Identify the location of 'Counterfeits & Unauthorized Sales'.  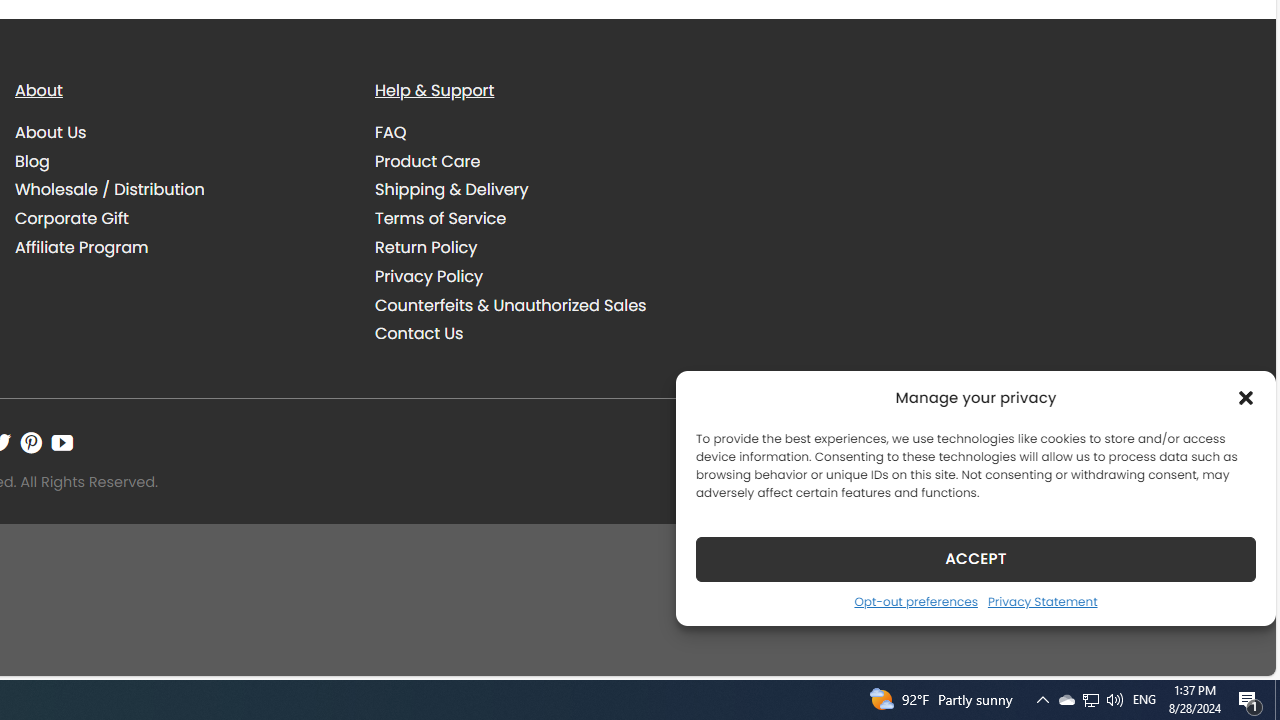
(540, 305).